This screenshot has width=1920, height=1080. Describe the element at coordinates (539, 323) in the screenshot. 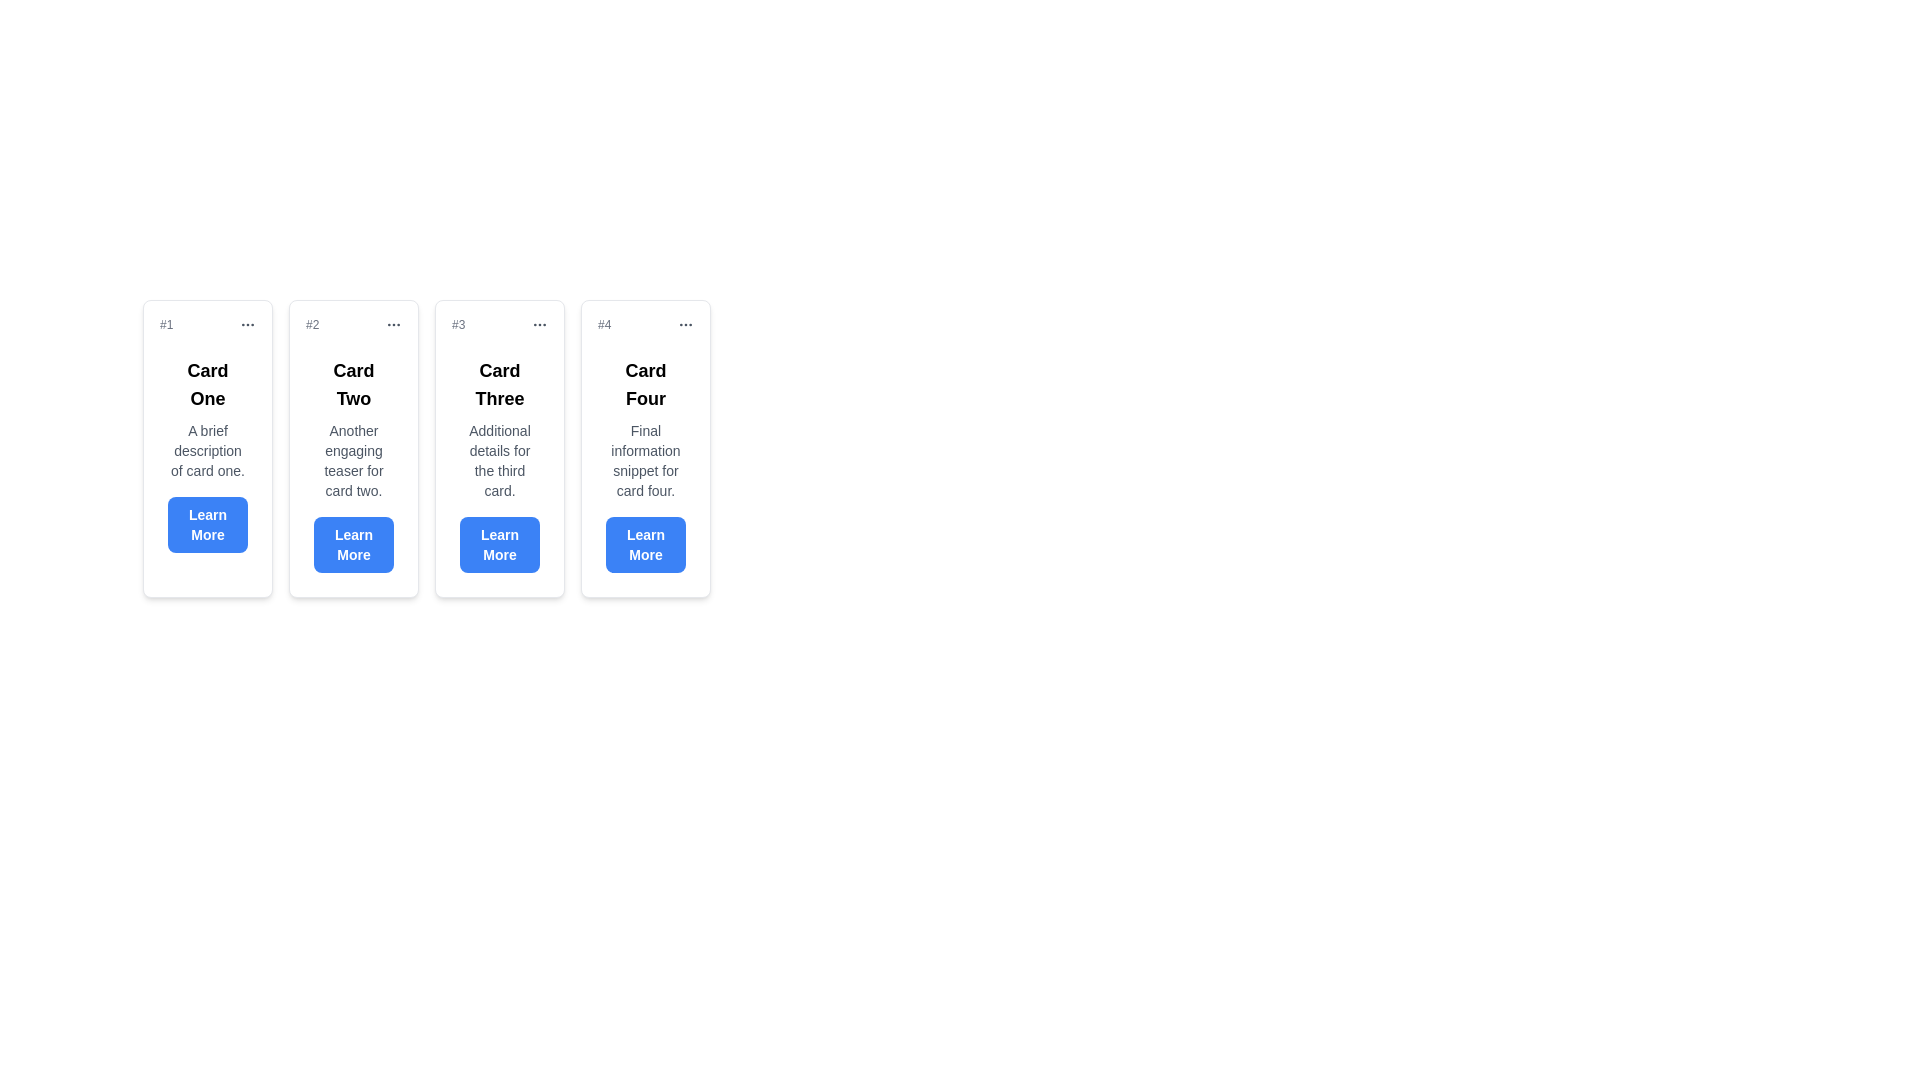

I see `the ellipsis icon located in the header section of the third card, to the right of the text '#3'` at that location.